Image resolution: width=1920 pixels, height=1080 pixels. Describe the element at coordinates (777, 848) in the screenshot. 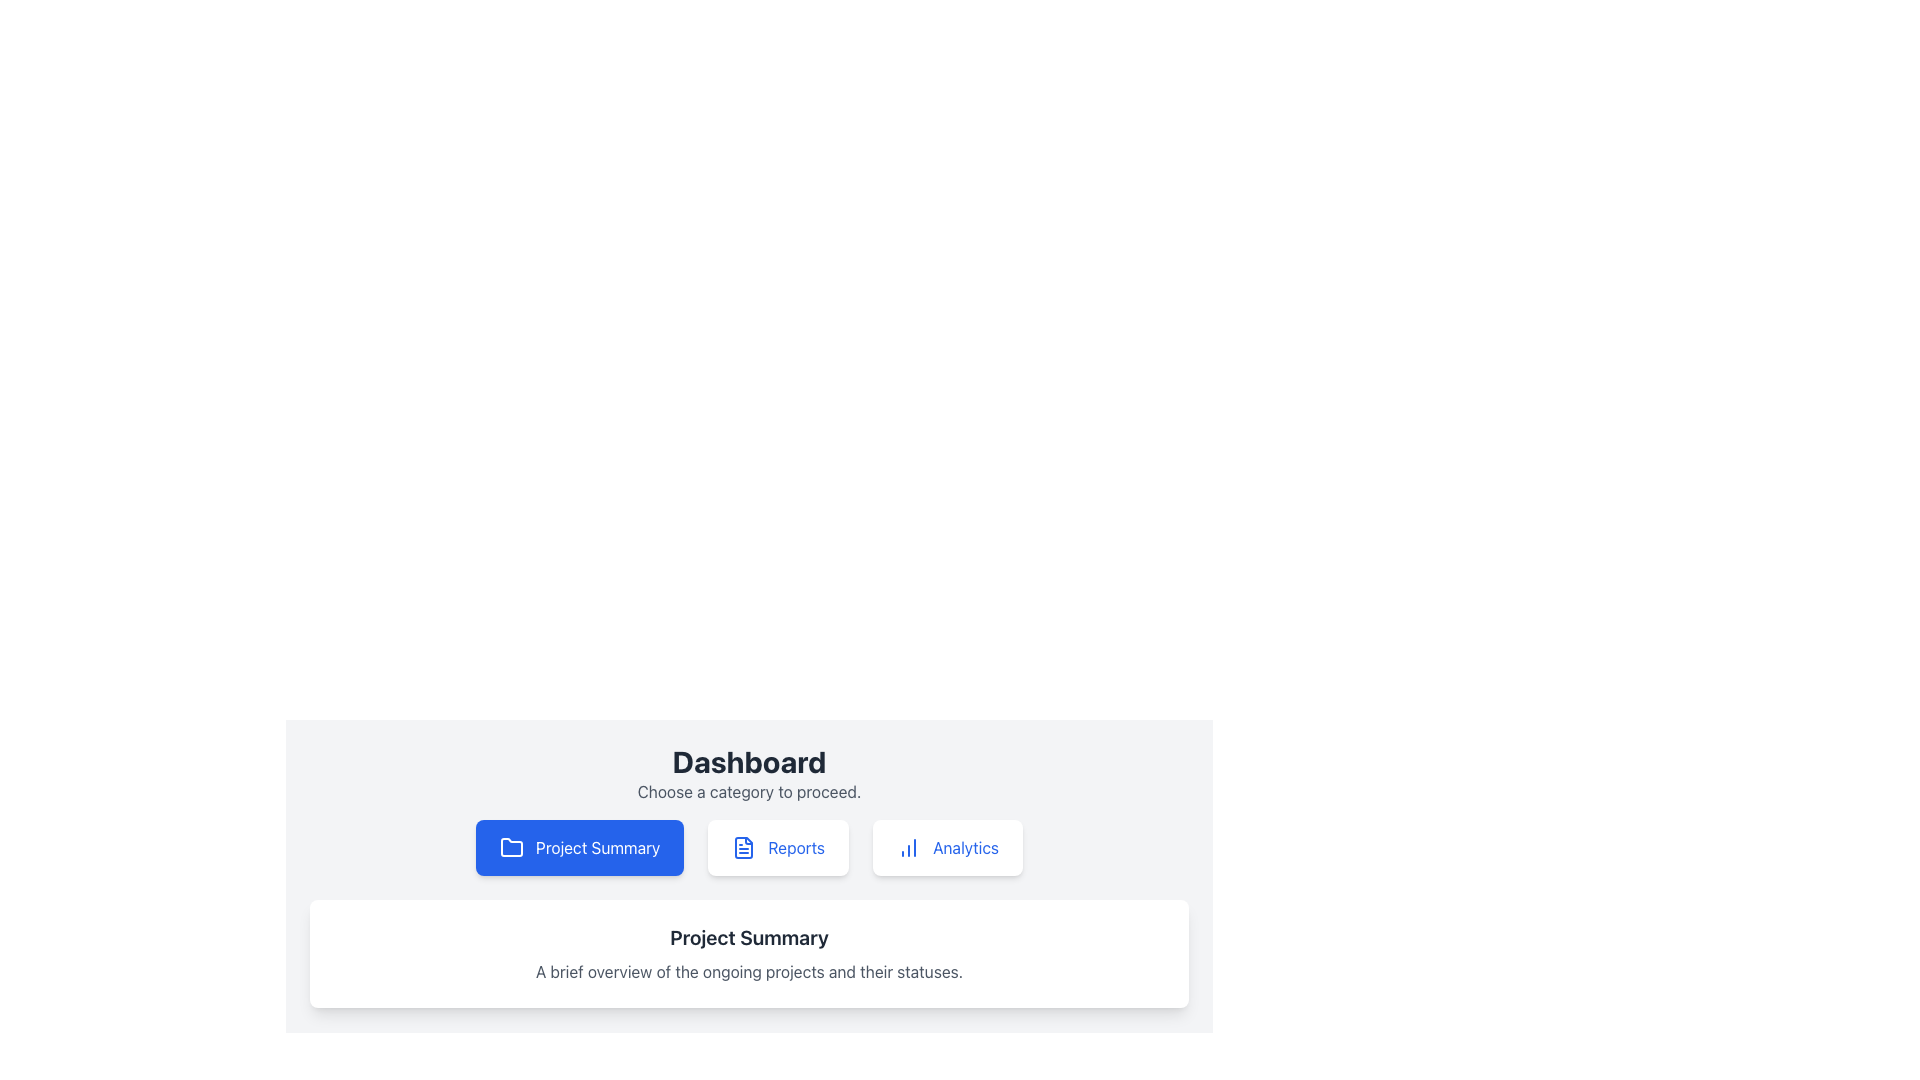

I see `the rectangular button with rounded corners, white background, blue text, and document icon labeled 'Reports', located below the 'Dashboard' heading` at that location.